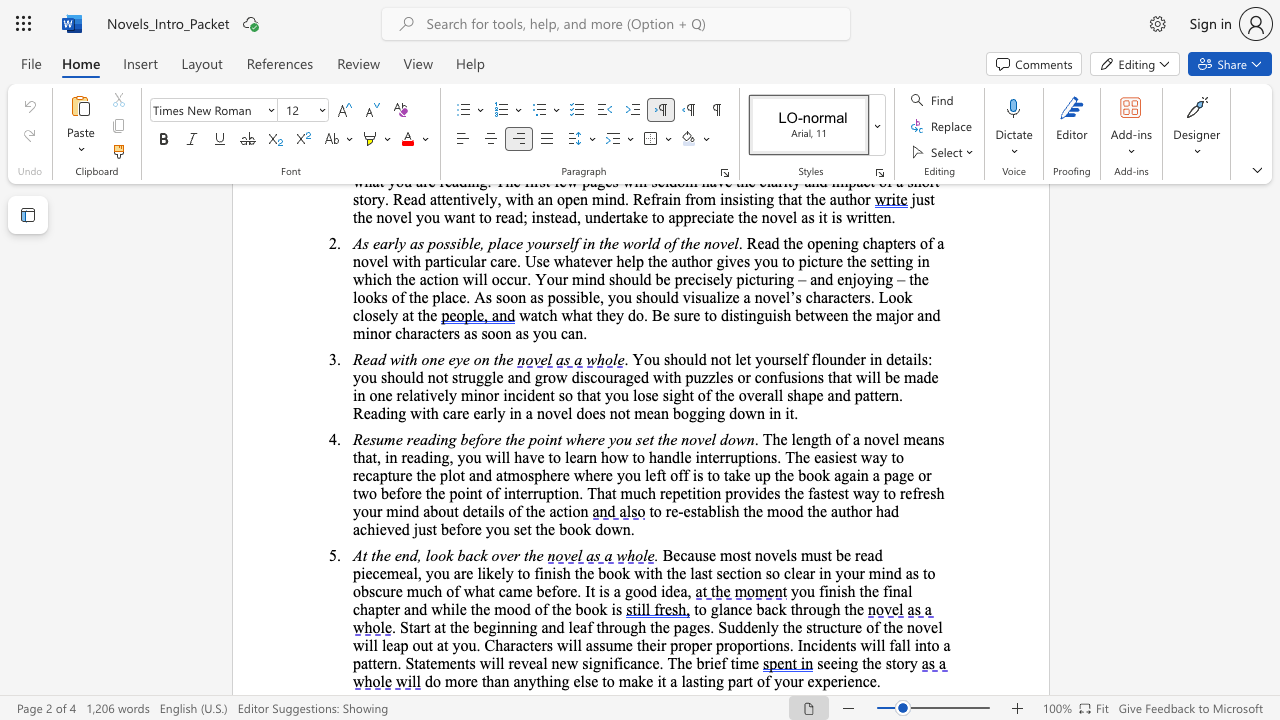 The width and height of the screenshot is (1280, 720). What do you see at coordinates (811, 438) in the screenshot?
I see `the subset text "gth of a novel means that, in reading, you will have to learn how to handle interruptions. The easiest way to recapture the plot and atmosphere where you left off is to take up the book again a page or two before the point of inter" within the text ". The length of a novel means that, in reading, you will have to learn how to handle interruptions. The easiest way to recapture the plot and atmosphere where you left off is to take up the book again a page or two before the point of interruption. That much repetition"` at bounding box center [811, 438].